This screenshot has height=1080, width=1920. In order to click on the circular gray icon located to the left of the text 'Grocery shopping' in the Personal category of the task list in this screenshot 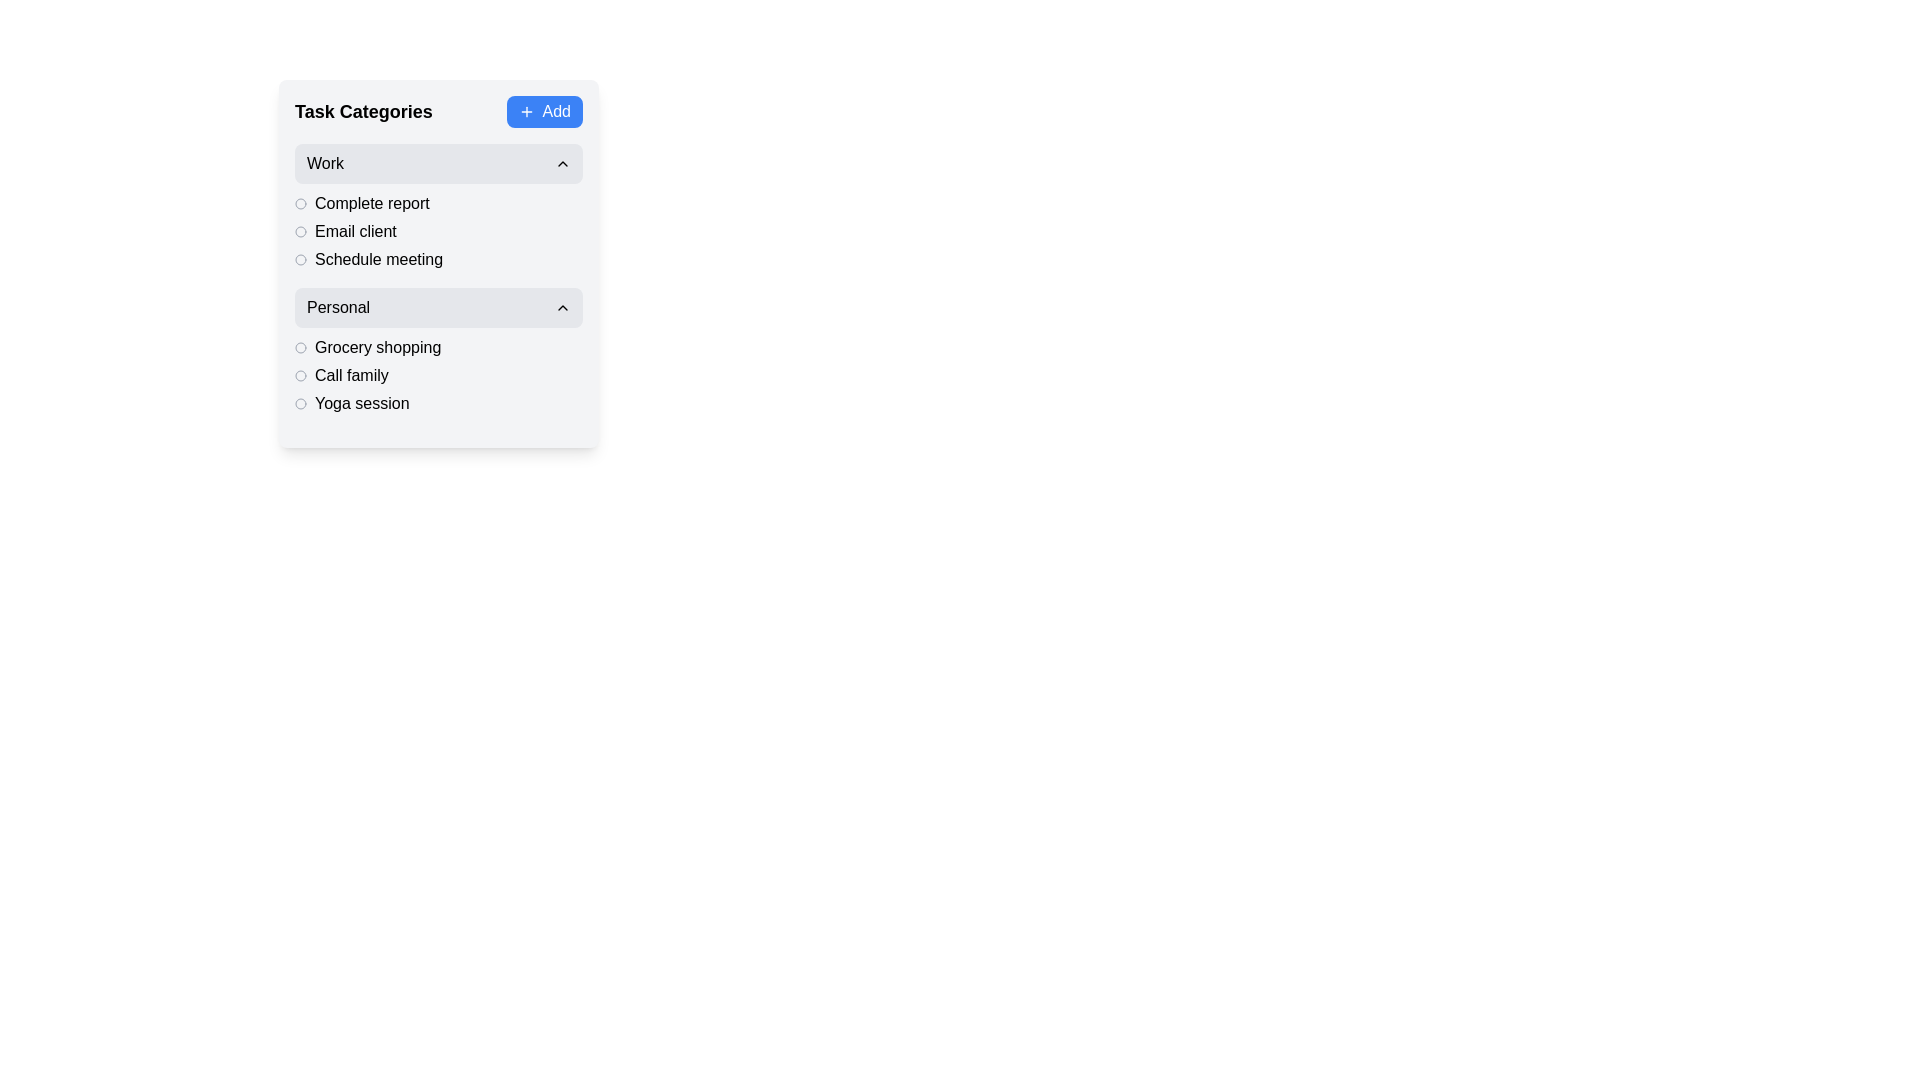, I will do `click(300, 346)`.